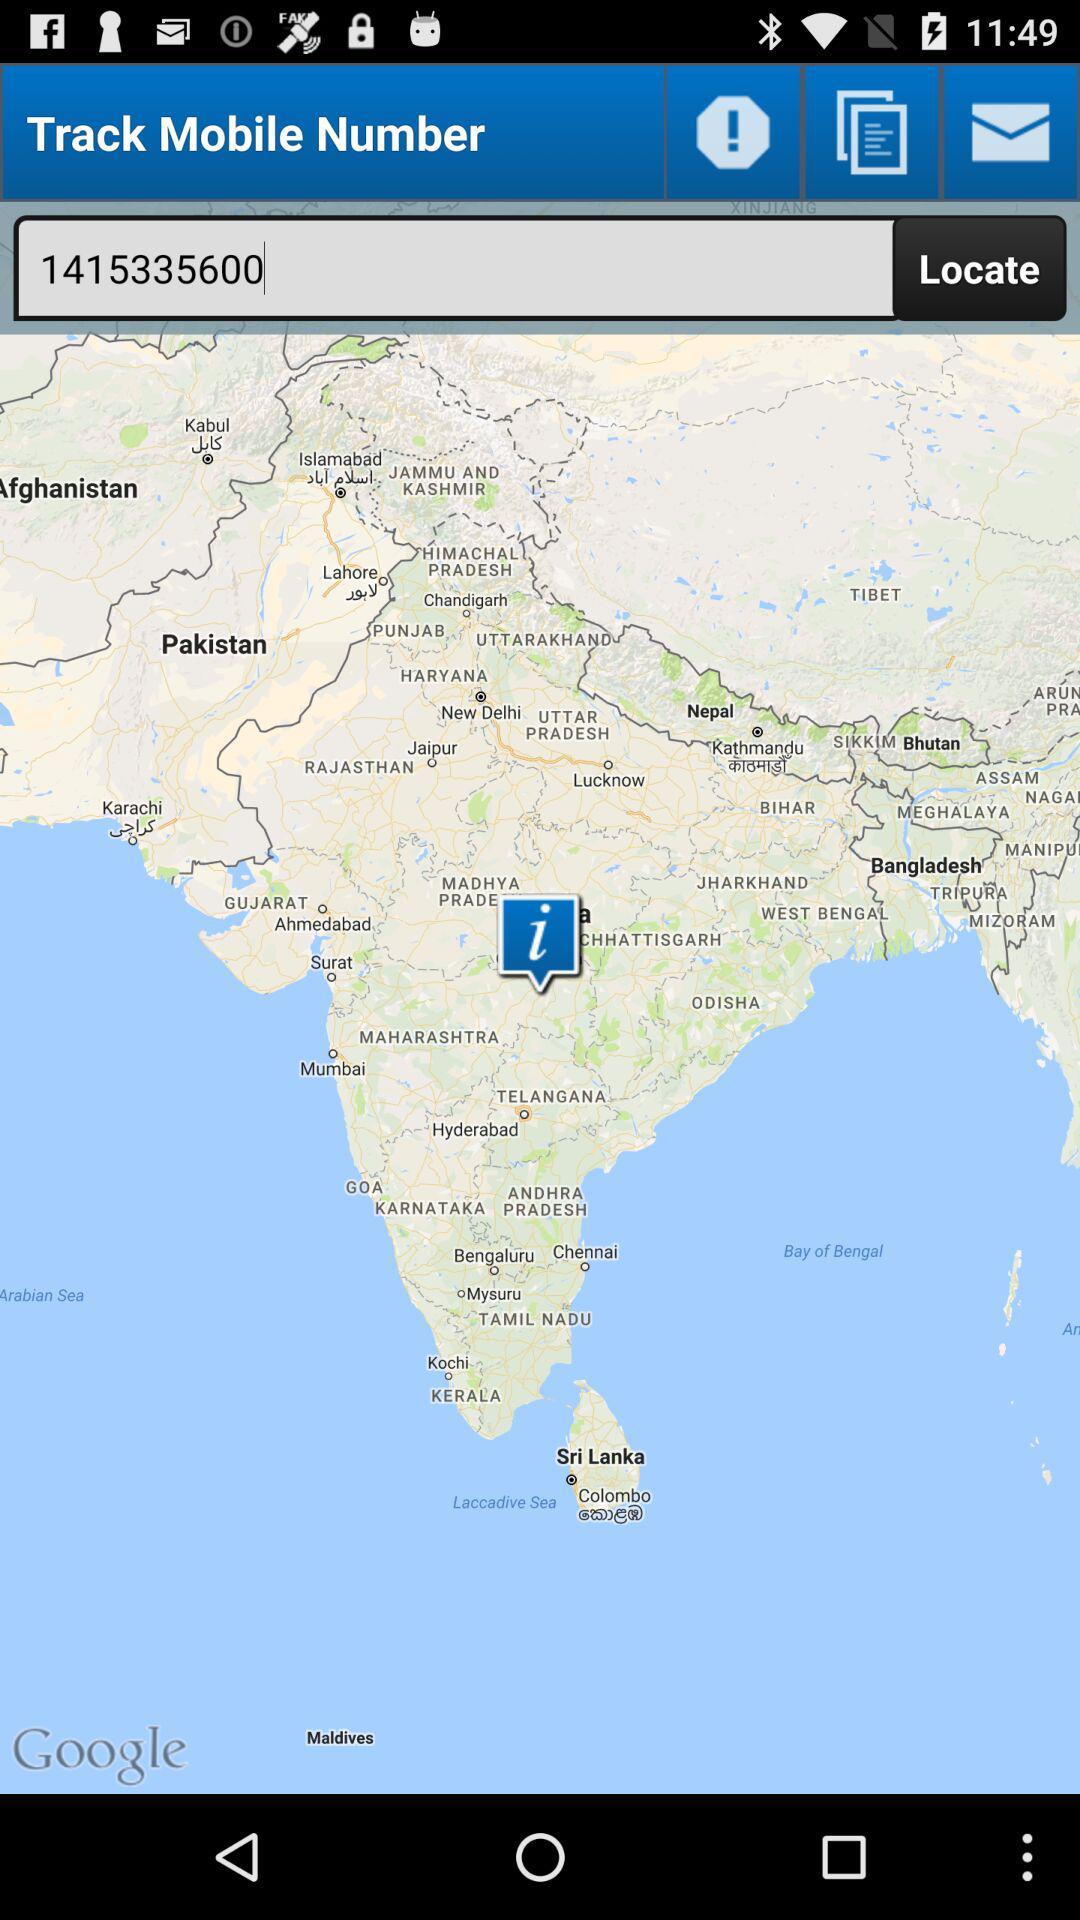  Describe the element at coordinates (1010, 131) in the screenshot. I see `send message` at that location.